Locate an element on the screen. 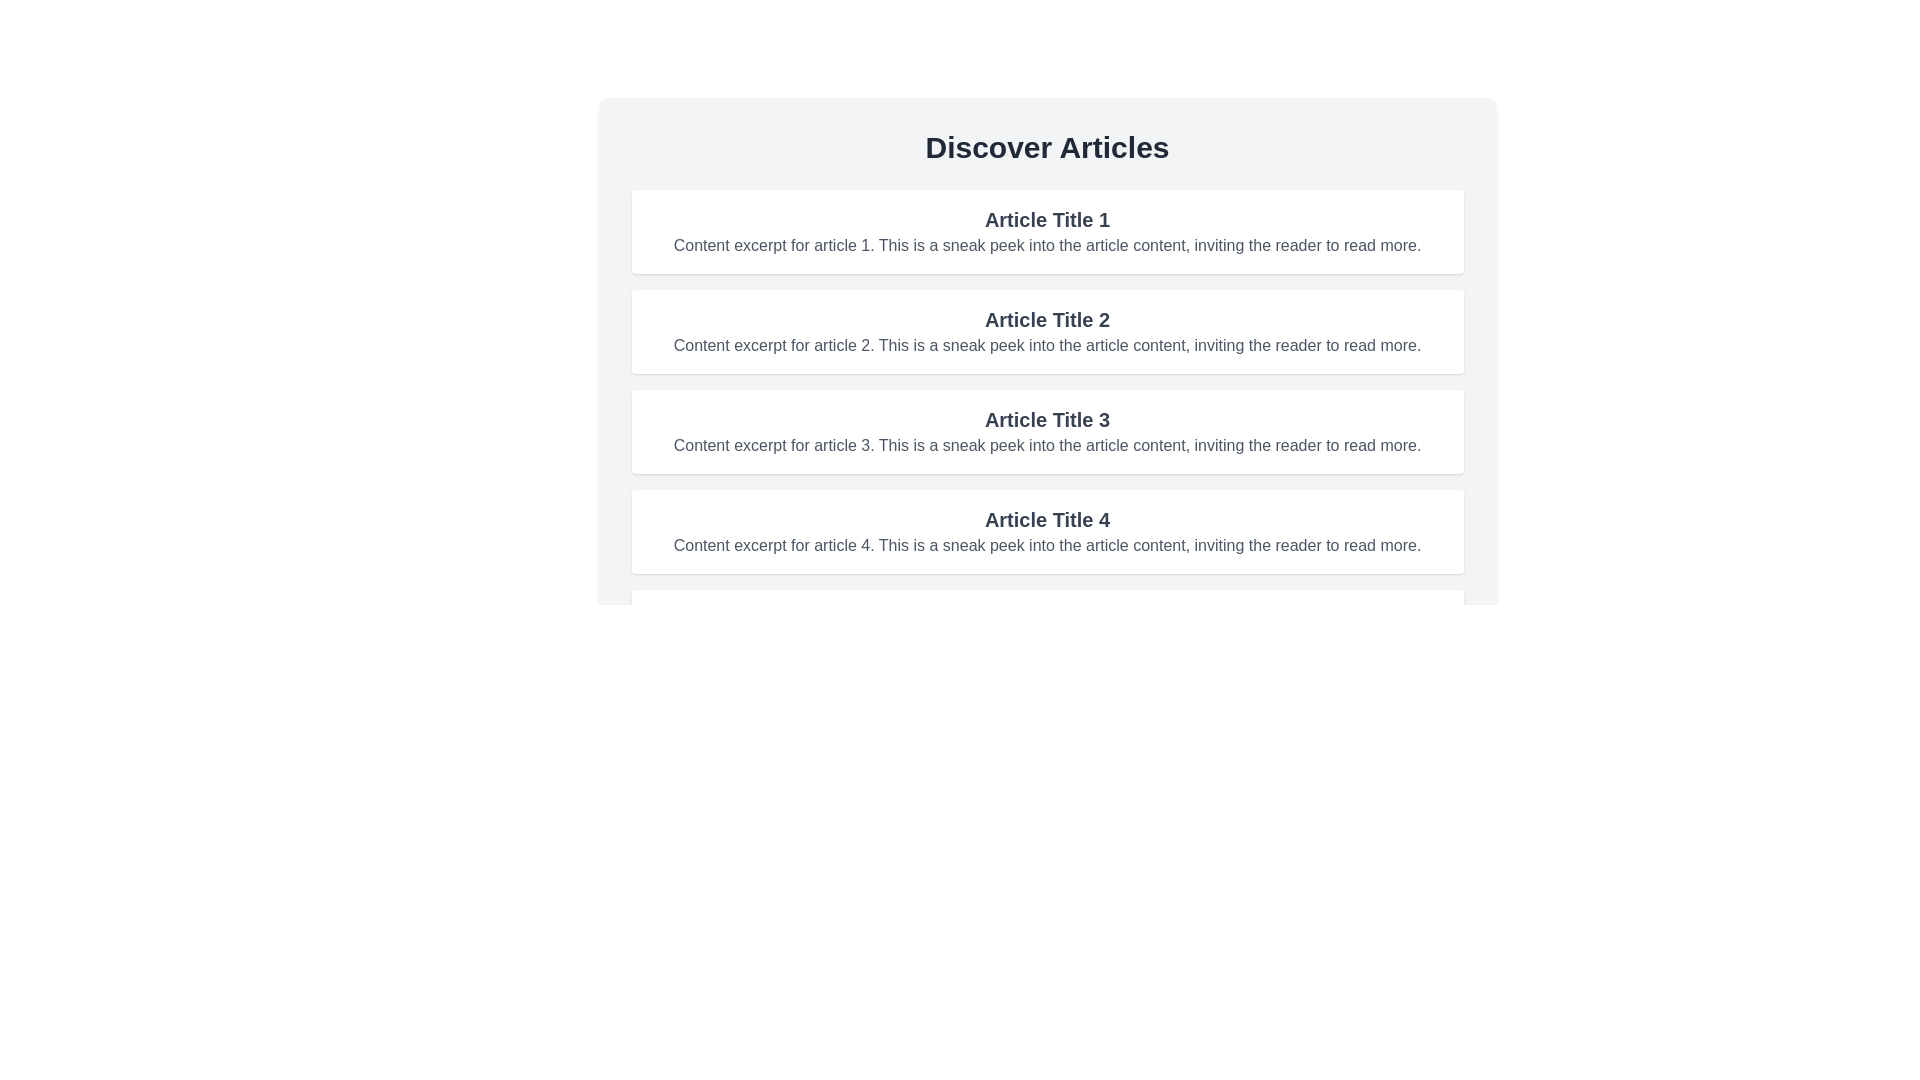 Image resolution: width=1920 pixels, height=1080 pixels. the header text element labeled 'Article Title 4', which identifies the associated content in the fourth group of article previews is located at coordinates (1046, 519).